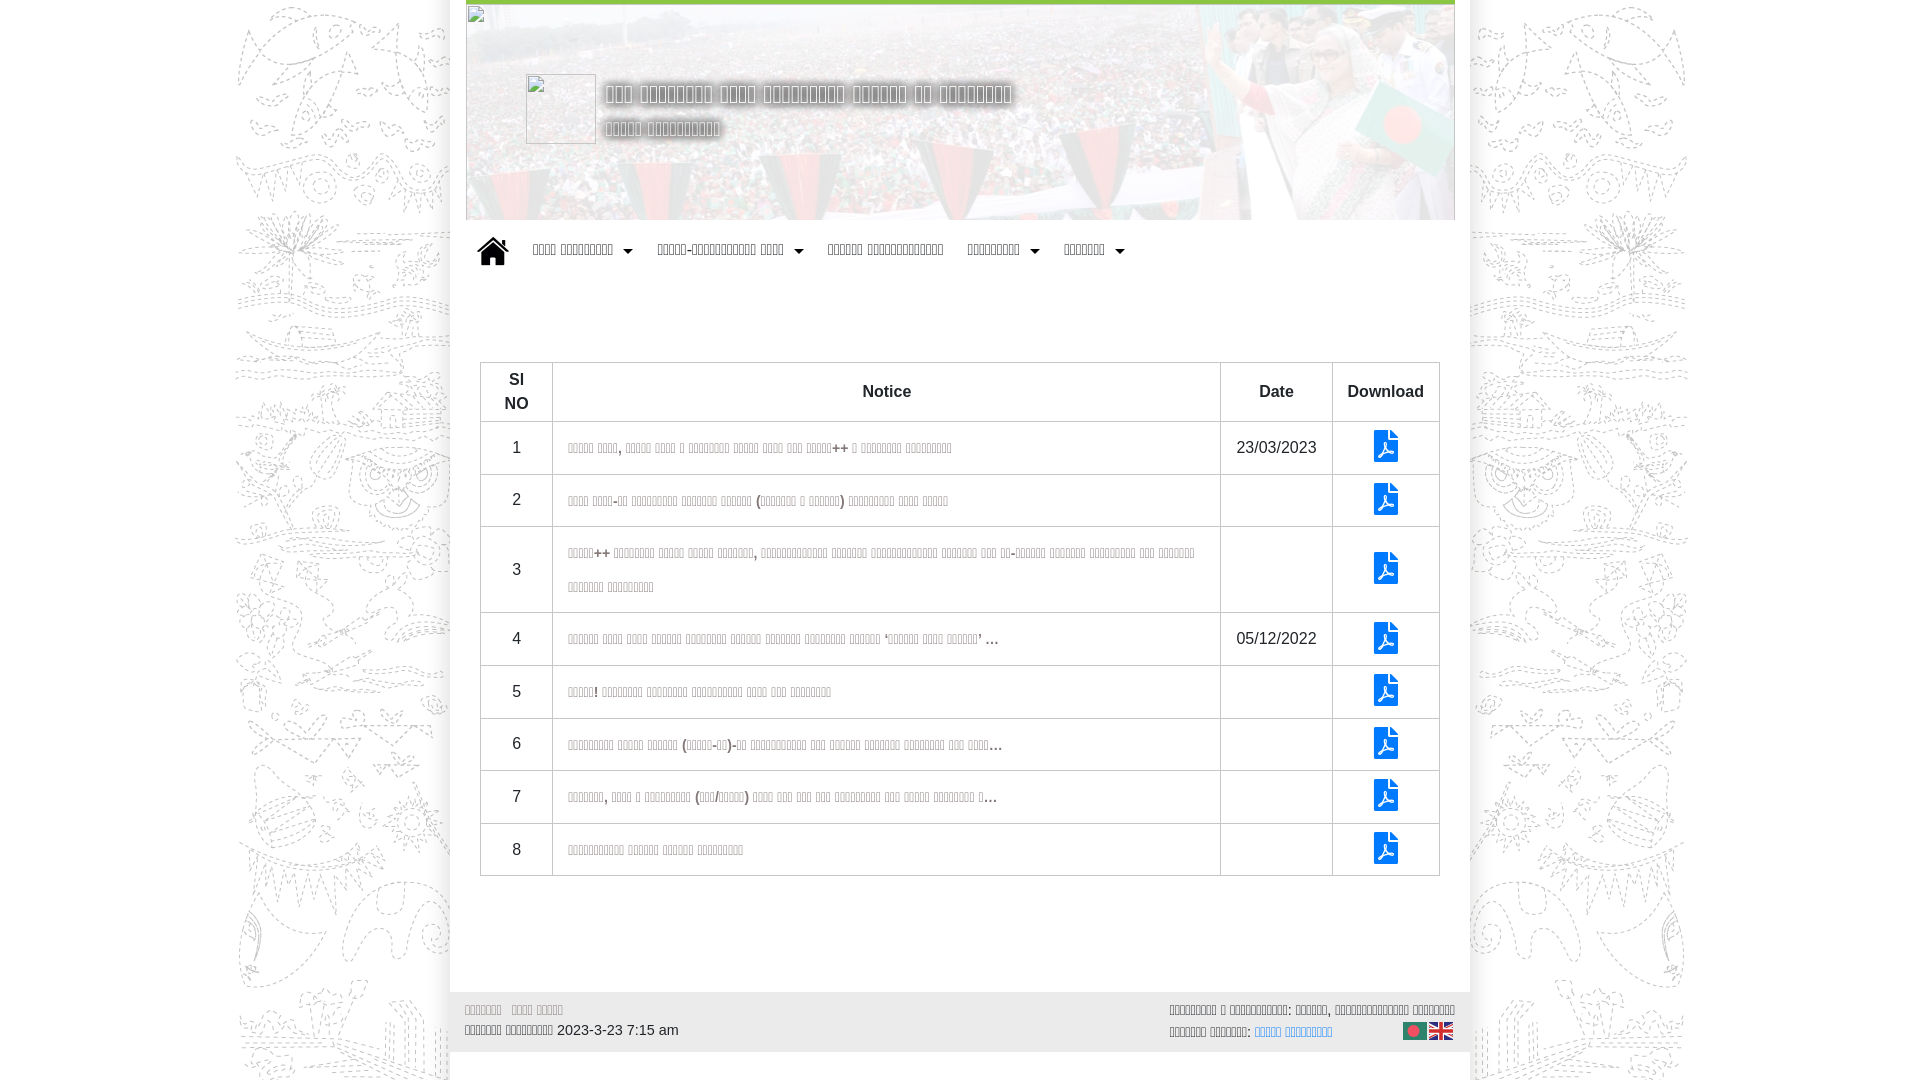  What do you see at coordinates (1401, 1030) in the screenshot?
I see `'Bengali'` at bounding box center [1401, 1030].